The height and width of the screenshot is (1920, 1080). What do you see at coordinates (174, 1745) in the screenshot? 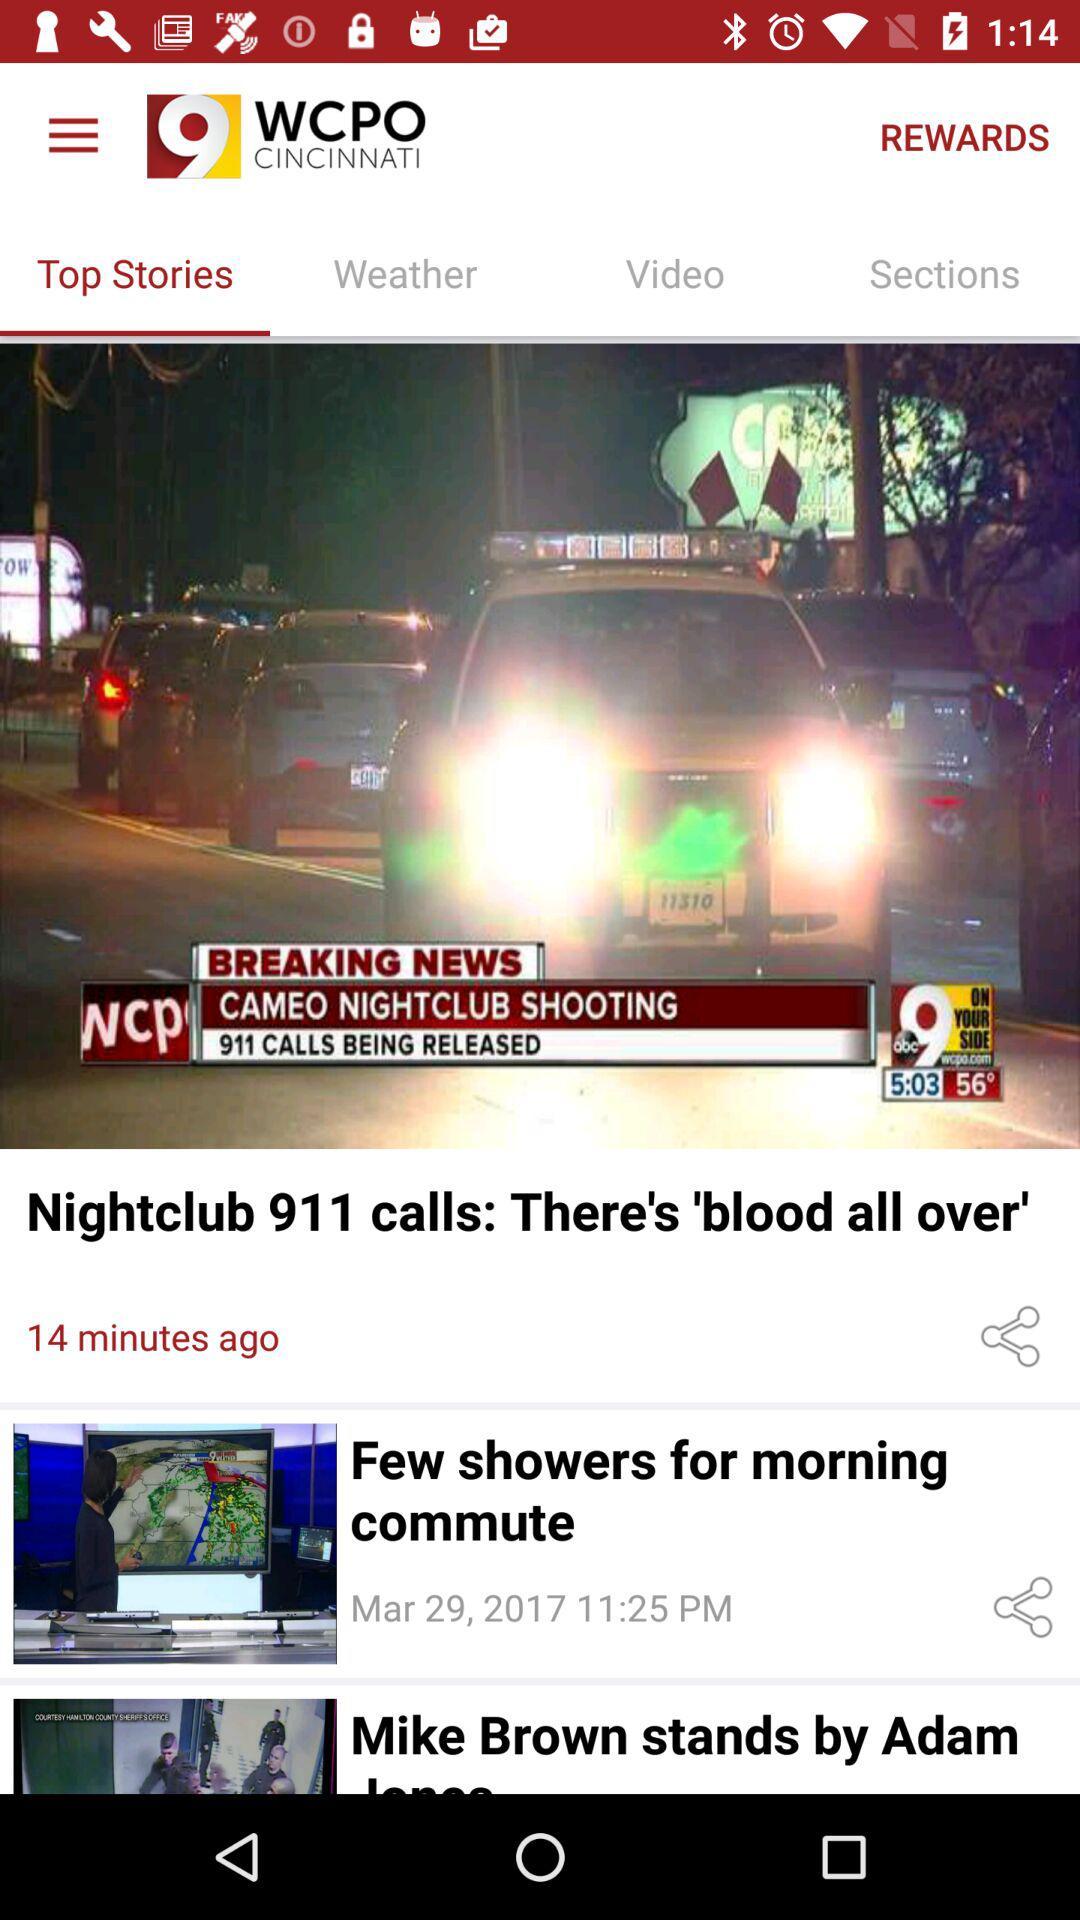
I see `this article` at bounding box center [174, 1745].